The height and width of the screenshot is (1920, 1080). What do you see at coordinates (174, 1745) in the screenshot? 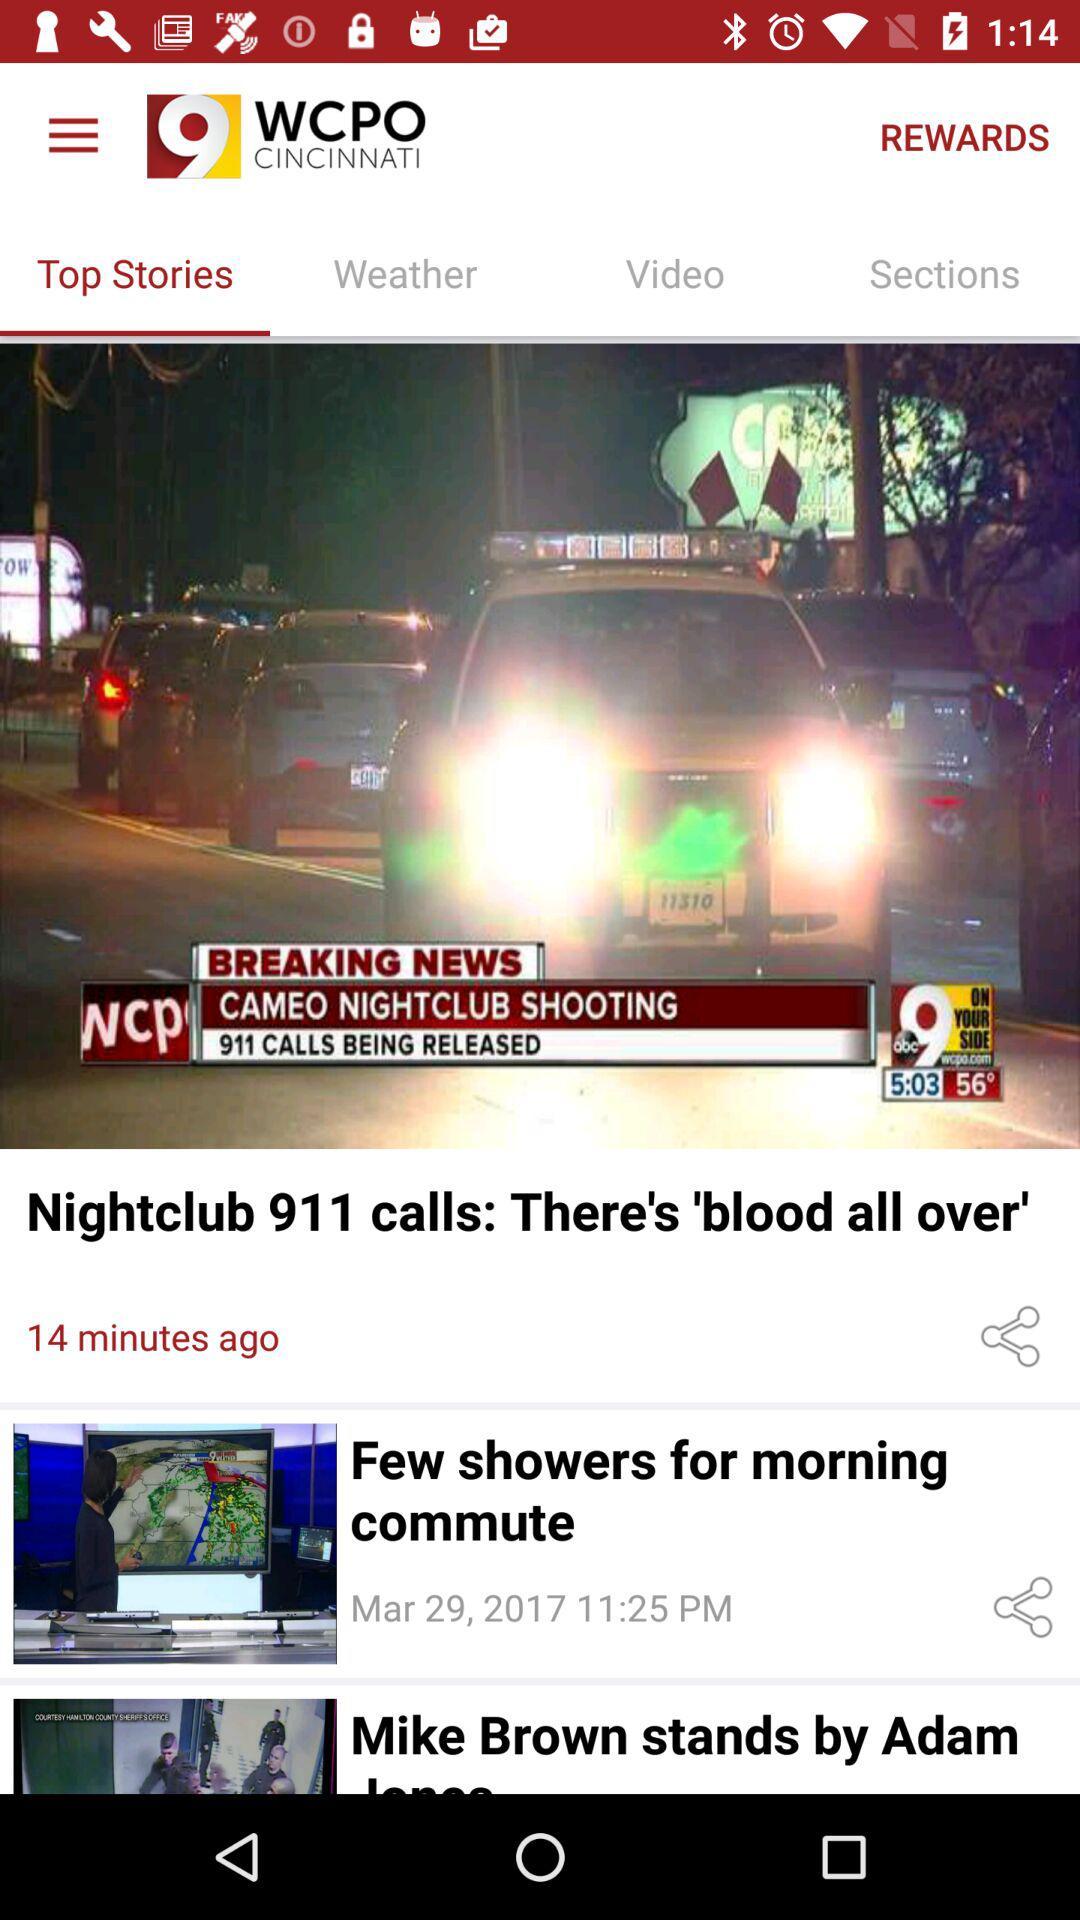
I see `this article` at bounding box center [174, 1745].